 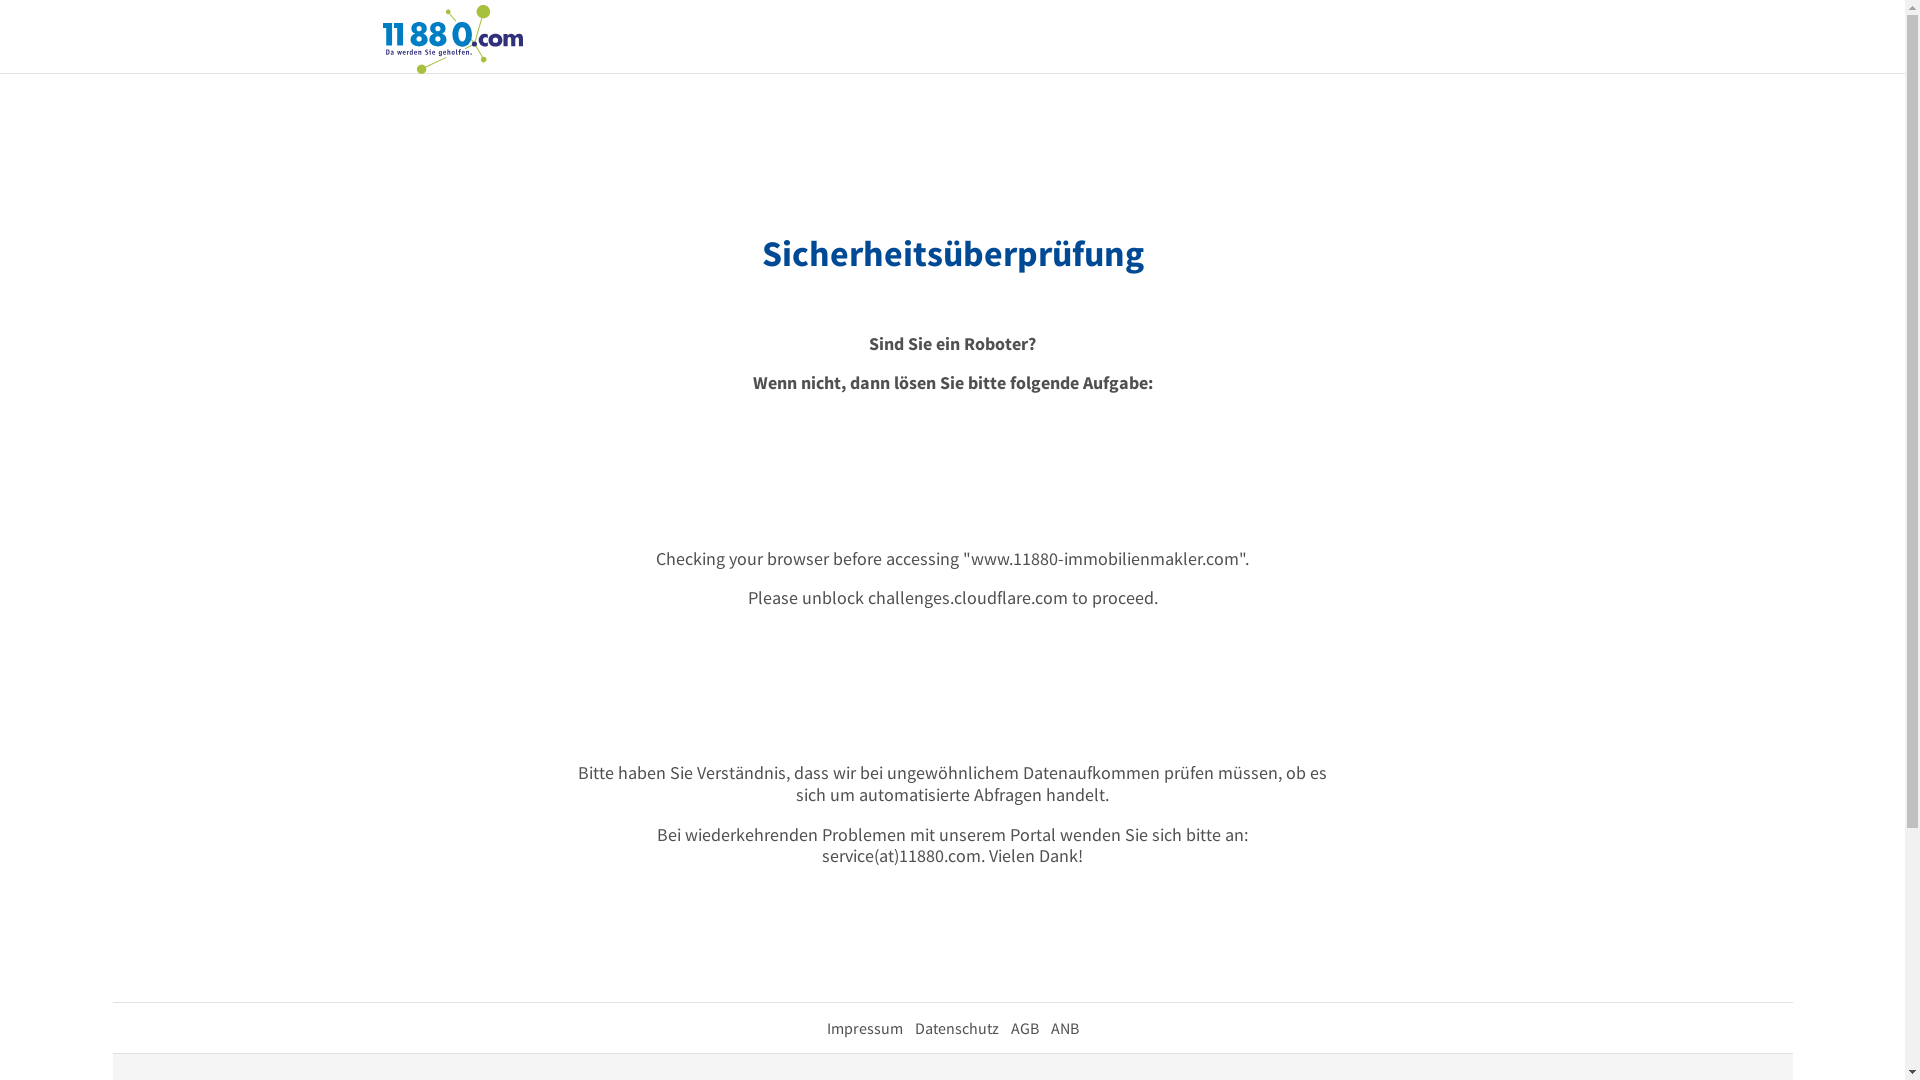 I want to click on '11880.com', so click(x=450, y=37).